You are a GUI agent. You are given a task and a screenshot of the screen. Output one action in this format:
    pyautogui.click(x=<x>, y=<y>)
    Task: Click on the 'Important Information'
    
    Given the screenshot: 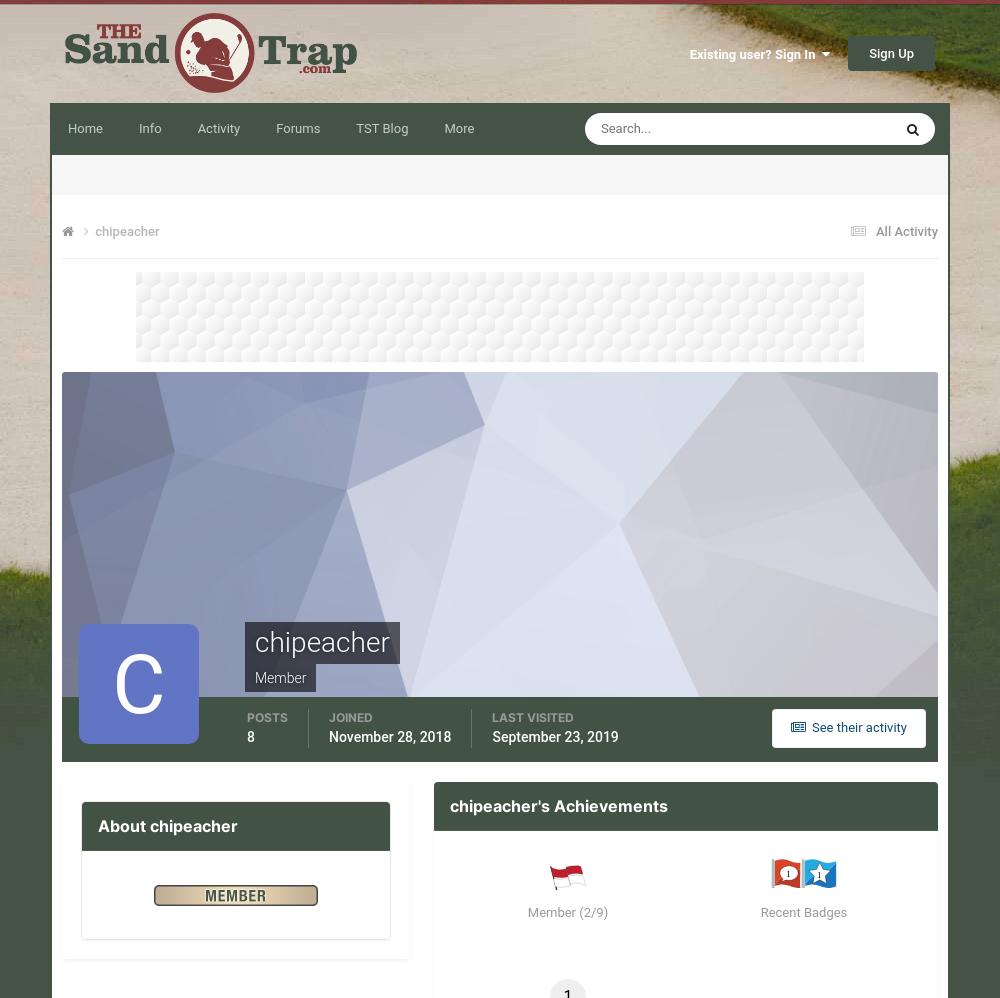 What is the action you would take?
    pyautogui.click(x=160, y=932)
    